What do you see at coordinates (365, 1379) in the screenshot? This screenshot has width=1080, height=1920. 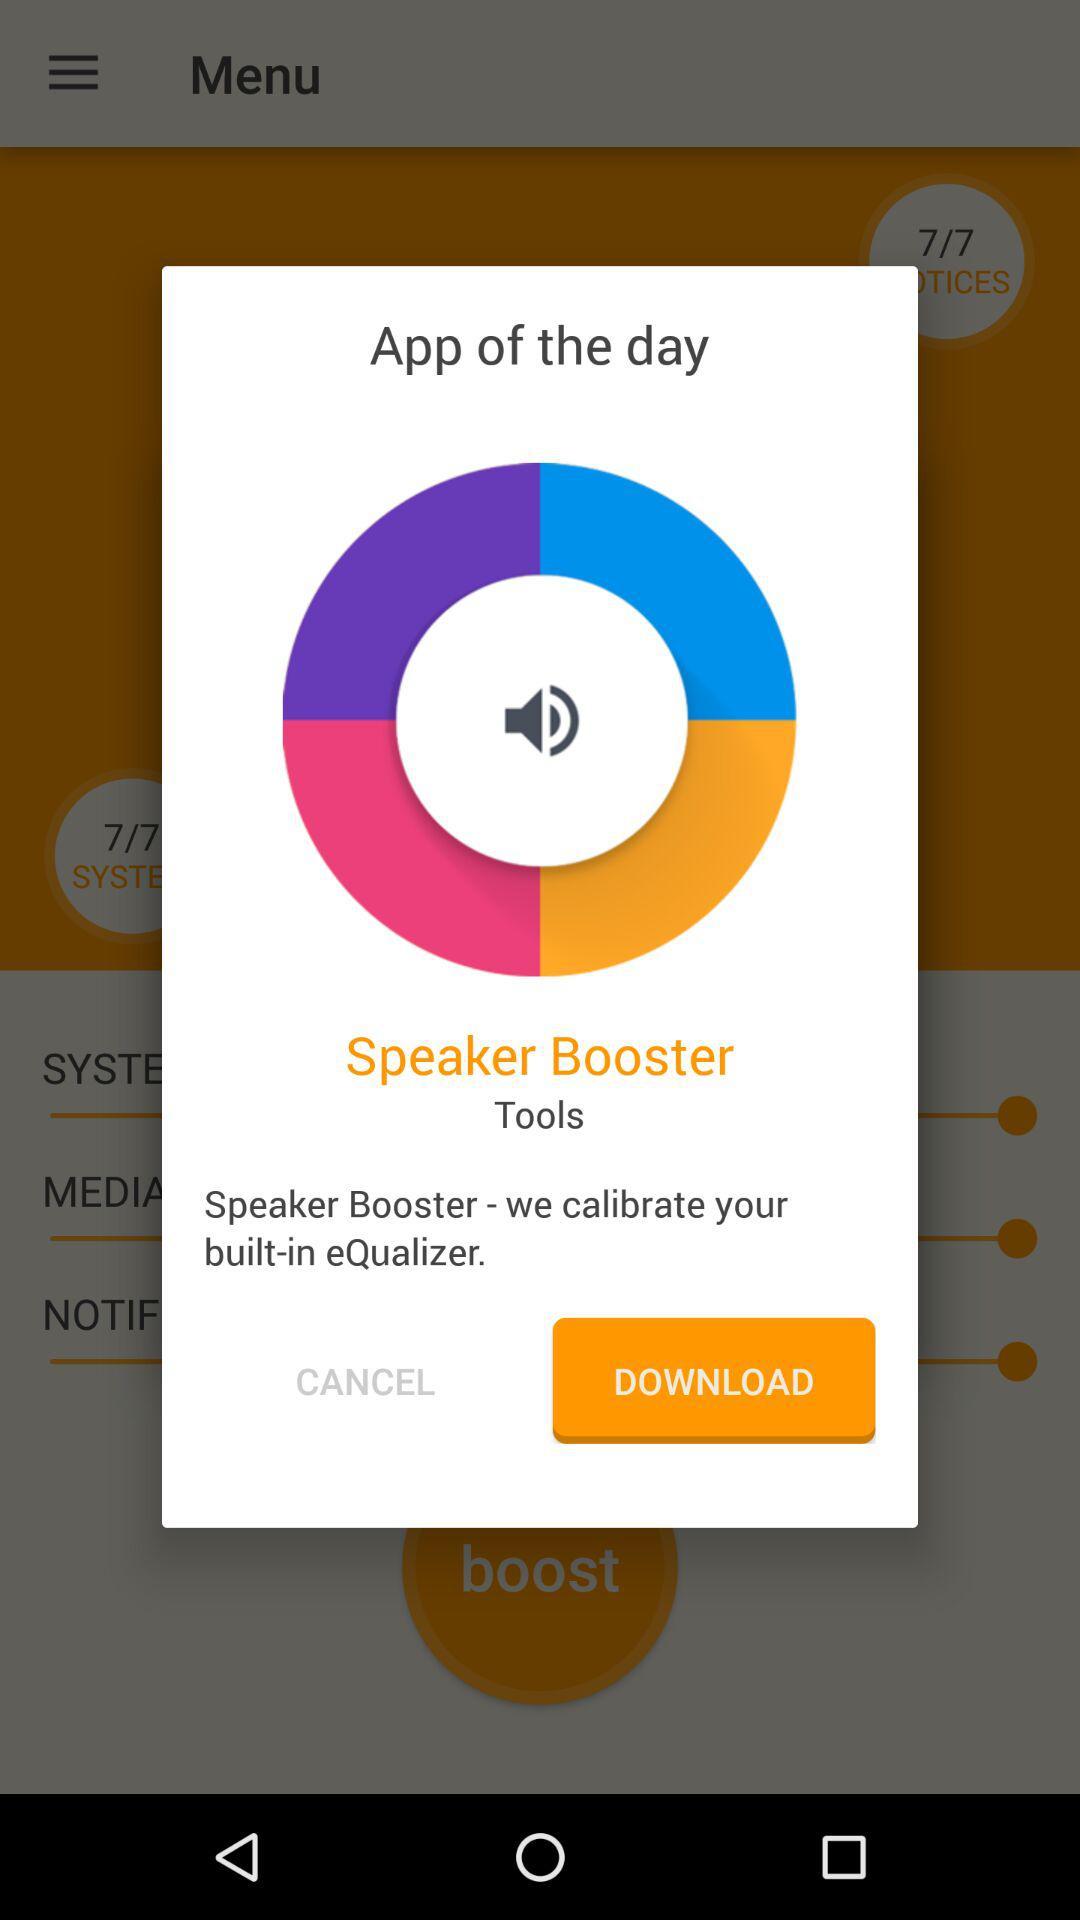 I see `the cancel icon` at bounding box center [365, 1379].